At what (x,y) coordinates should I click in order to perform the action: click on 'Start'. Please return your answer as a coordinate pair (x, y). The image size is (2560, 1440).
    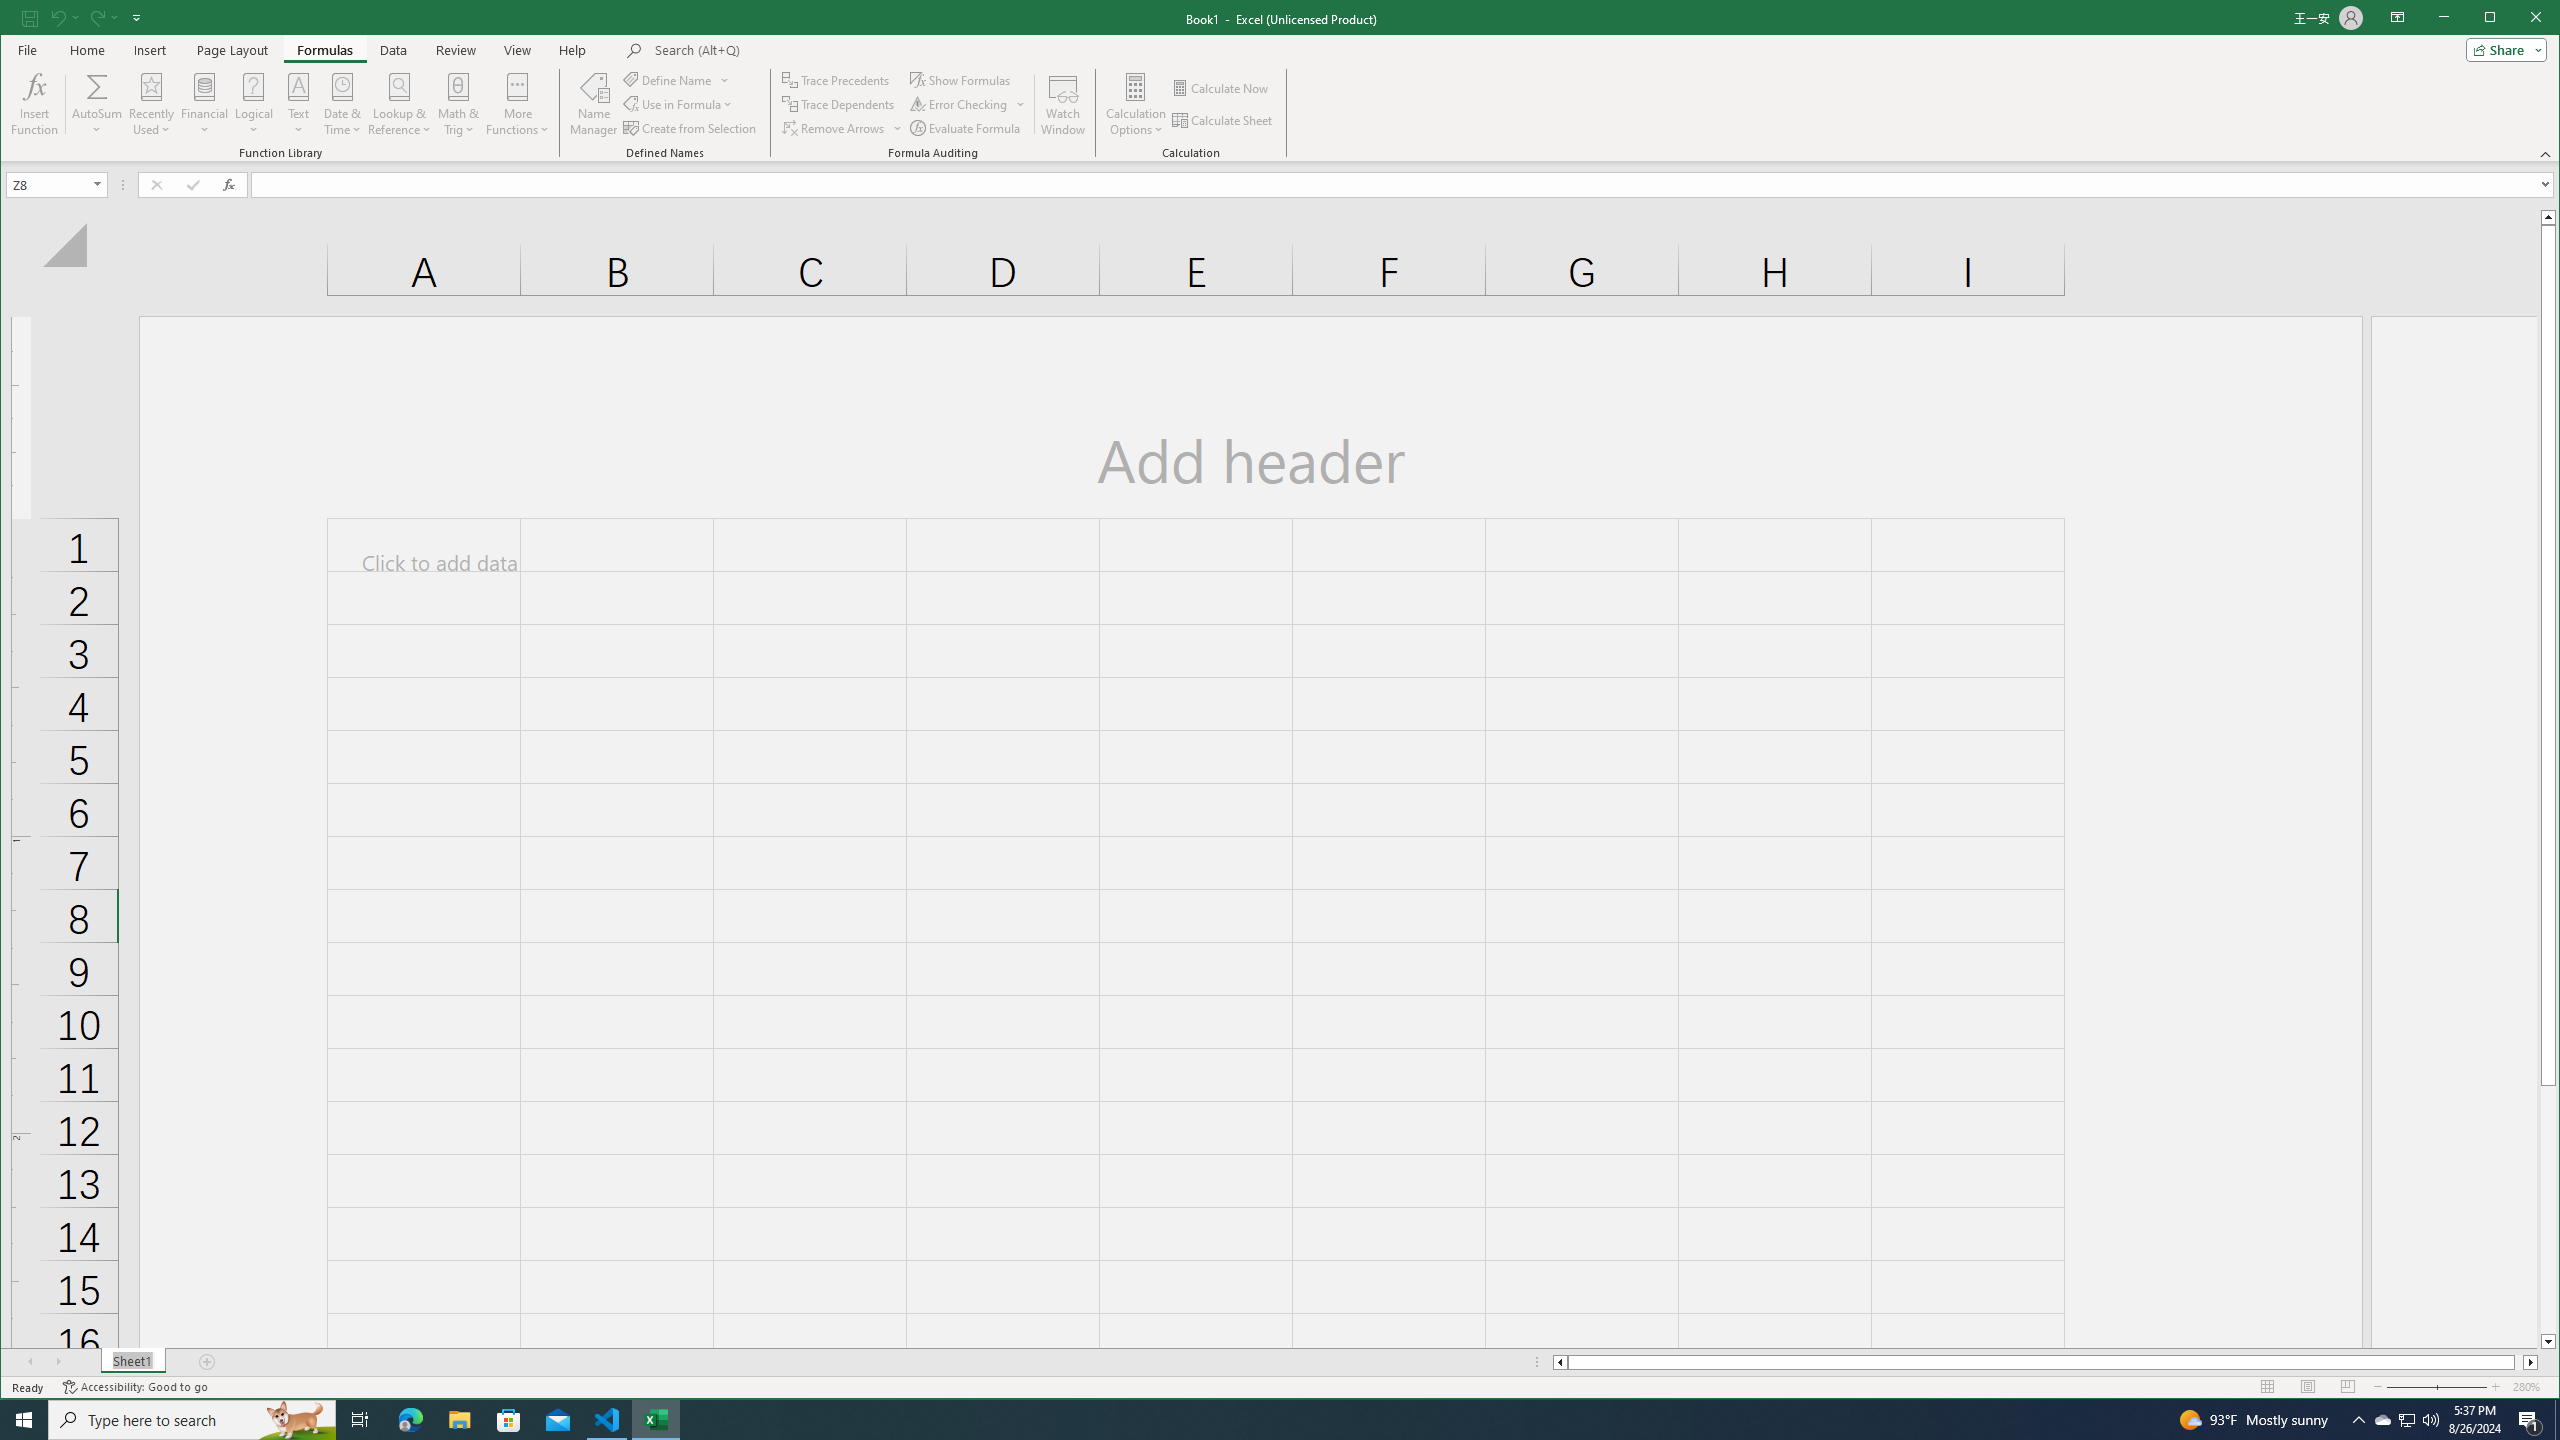
    Looking at the image, I should click on (24, 1418).